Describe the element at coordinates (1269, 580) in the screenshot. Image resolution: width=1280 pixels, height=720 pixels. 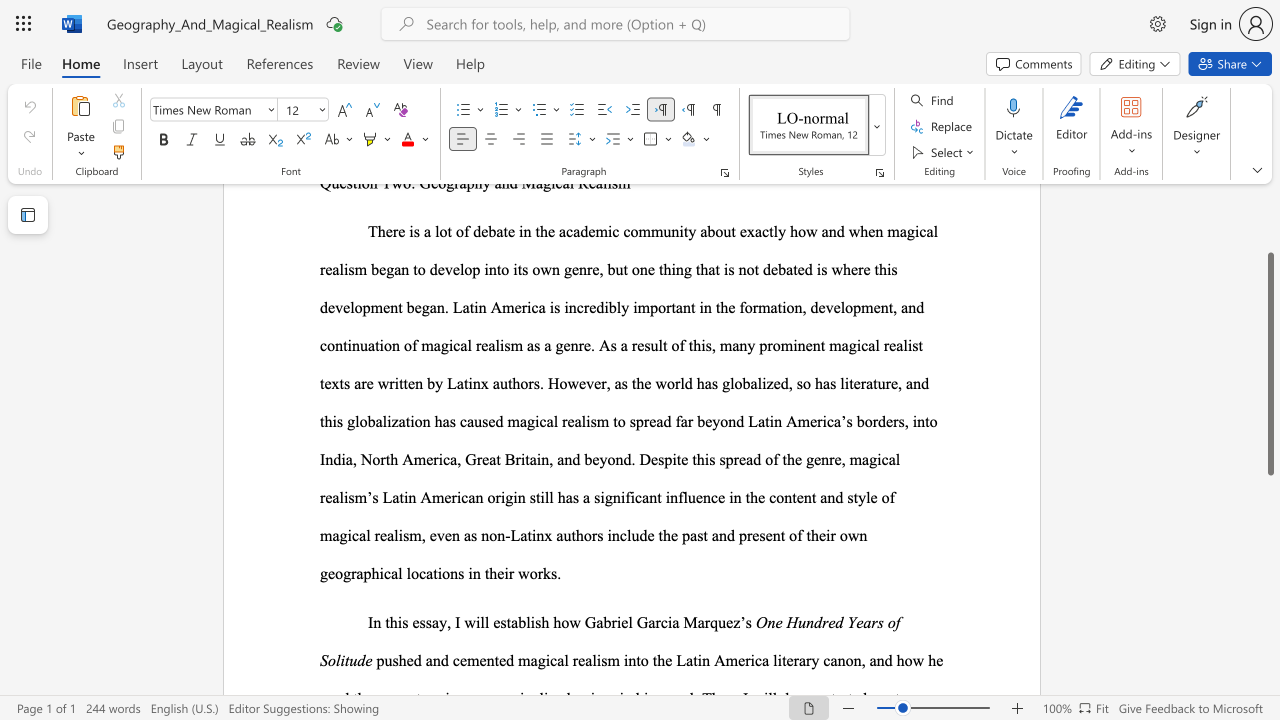
I see `the scrollbar to scroll the page down` at that location.